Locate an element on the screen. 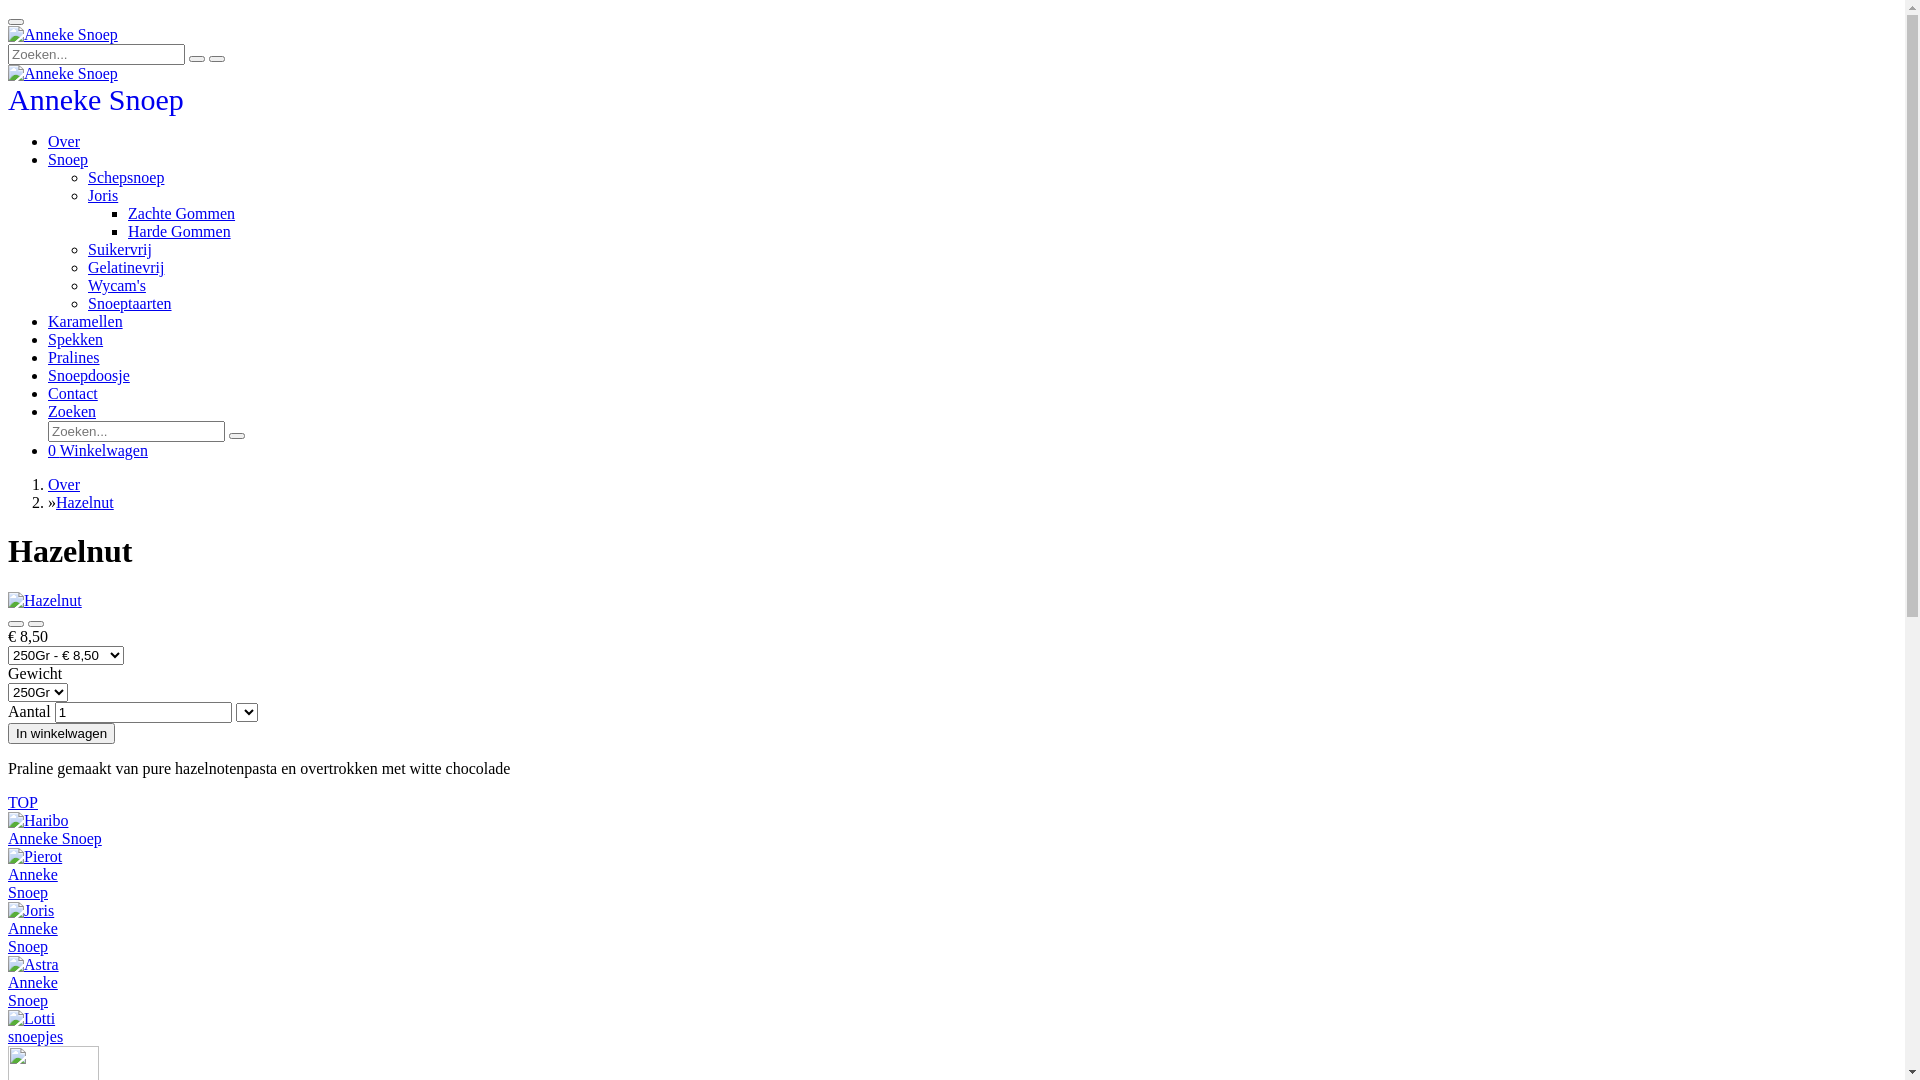  'Contact' is located at coordinates (72, 393).